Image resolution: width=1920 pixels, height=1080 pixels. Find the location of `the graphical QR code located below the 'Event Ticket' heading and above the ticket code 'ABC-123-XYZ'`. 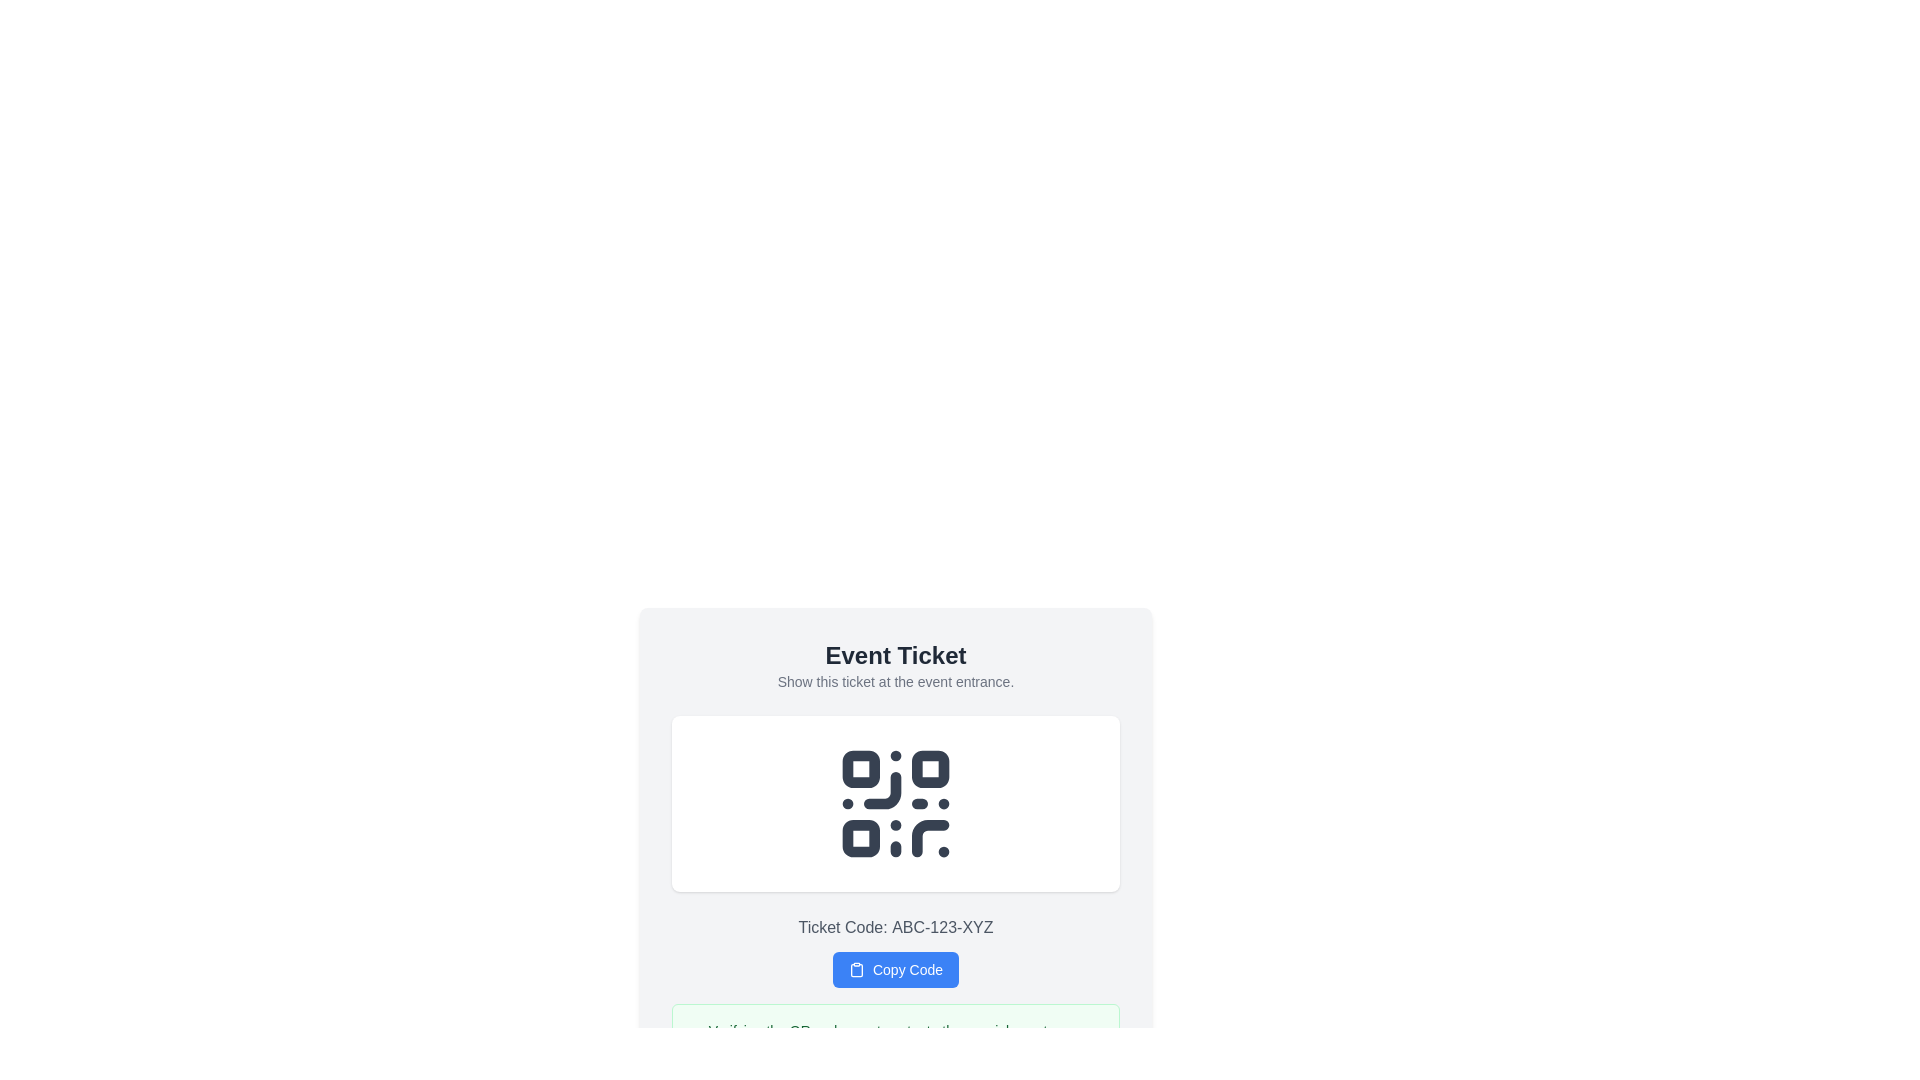

the graphical QR code located below the 'Event Ticket' heading and above the ticket code 'ABC-123-XYZ' is located at coordinates (895, 802).